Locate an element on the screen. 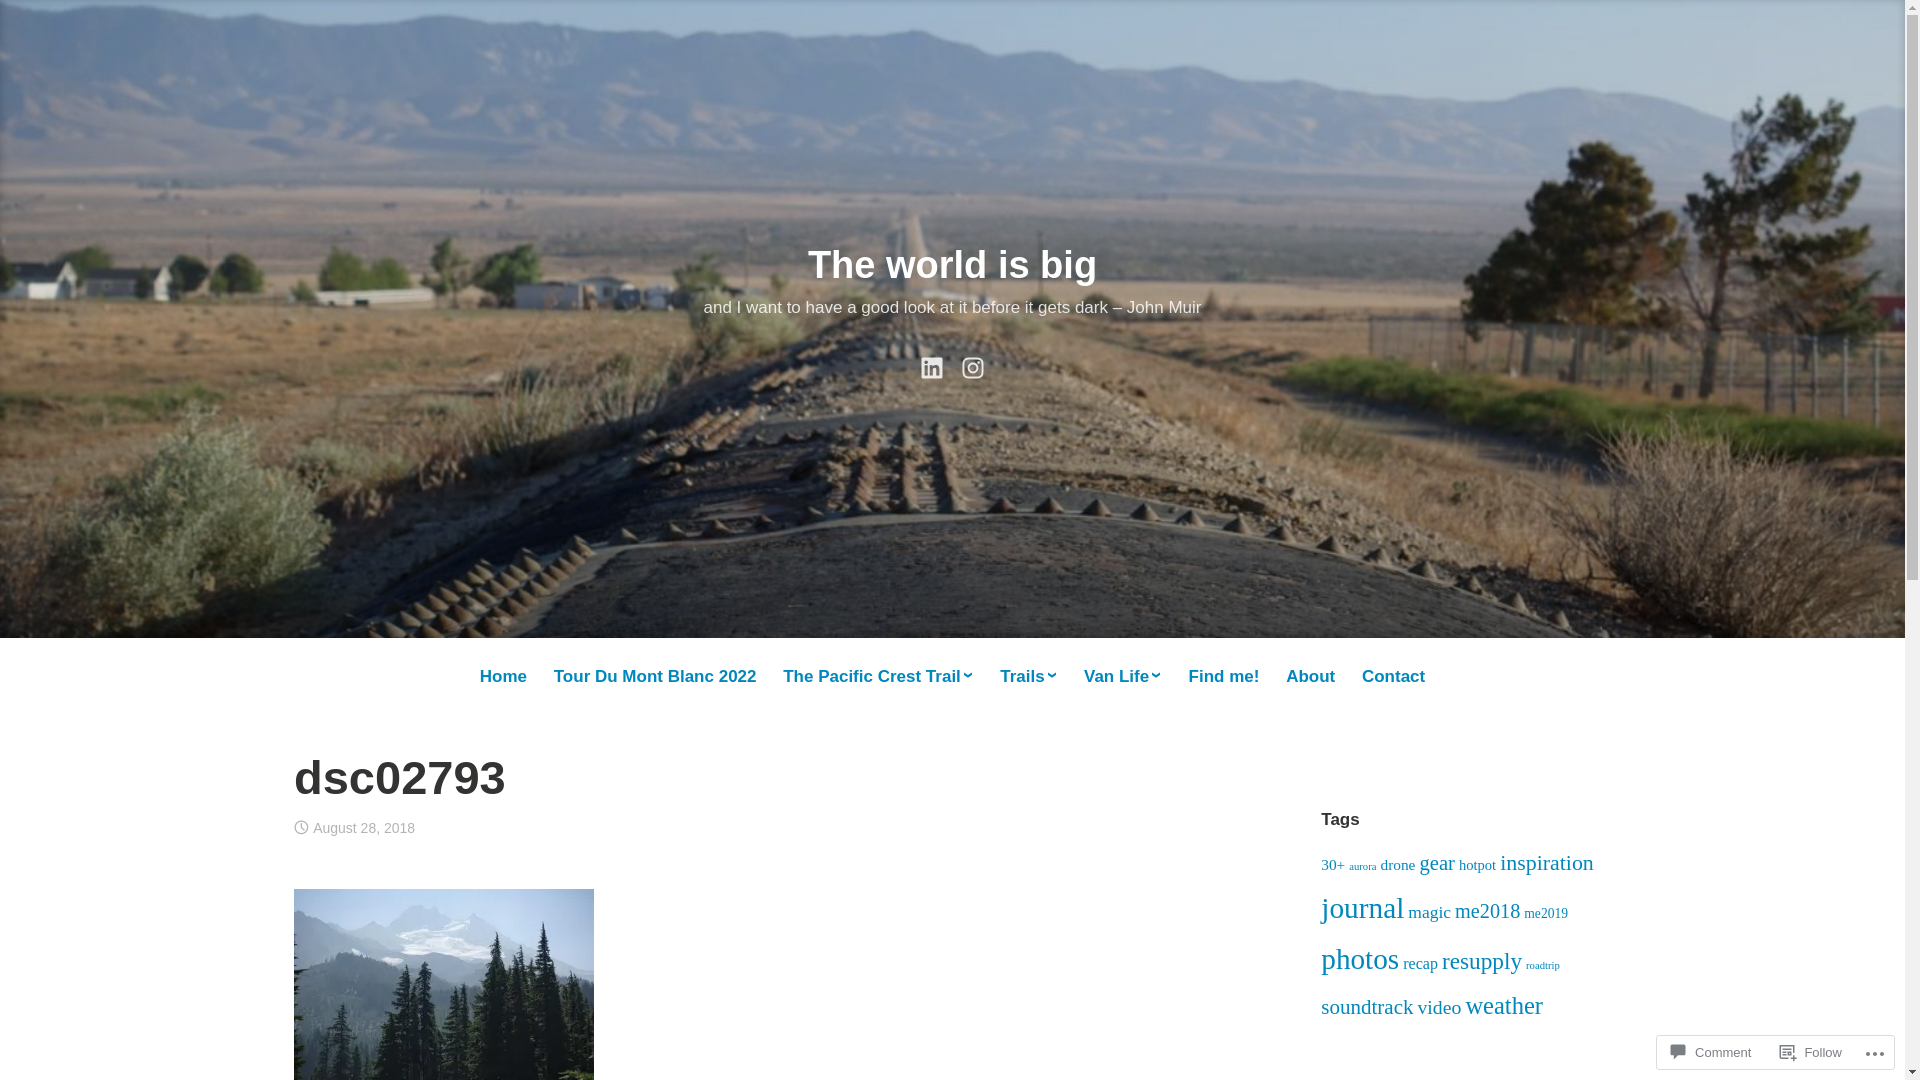  'Tour Du Mont Blanc 2022' is located at coordinates (654, 676).